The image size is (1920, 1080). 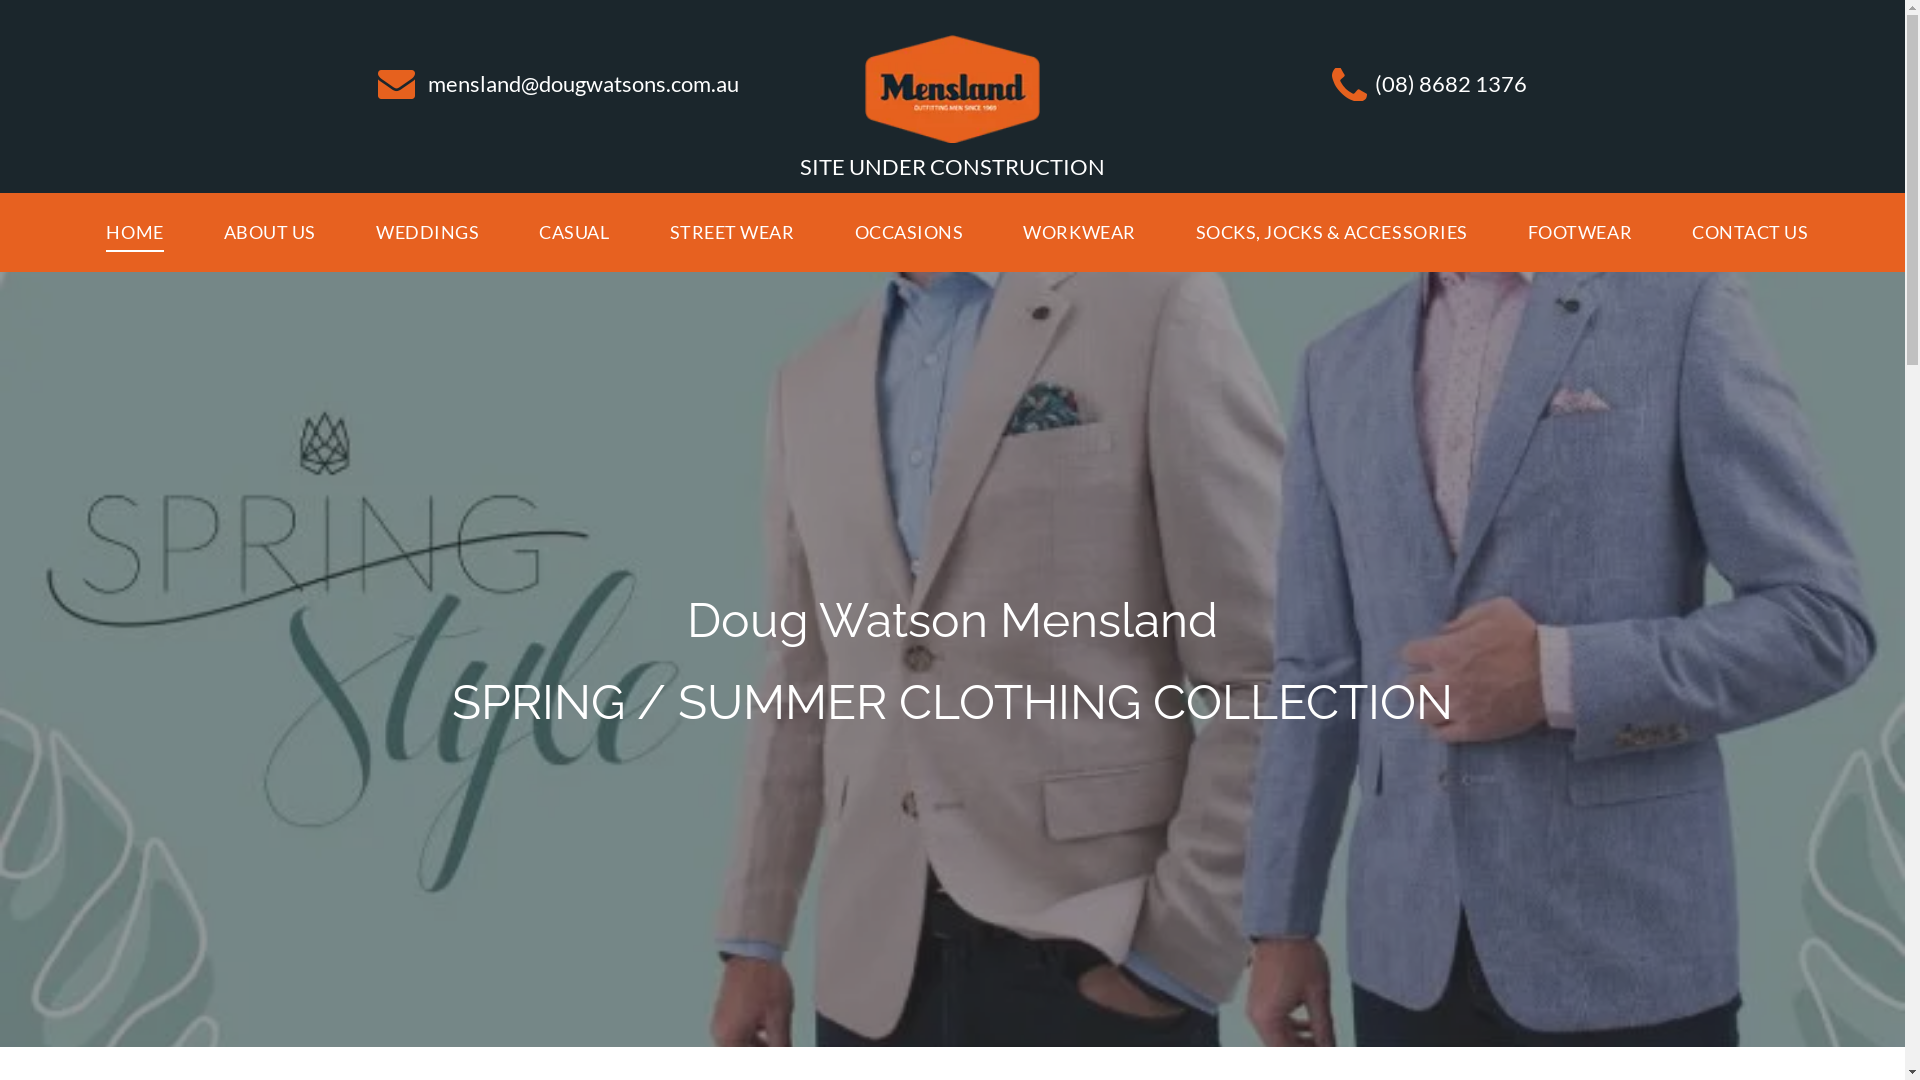 What do you see at coordinates (1450, 82) in the screenshot?
I see `'(08) 8682 1376'` at bounding box center [1450, 82].